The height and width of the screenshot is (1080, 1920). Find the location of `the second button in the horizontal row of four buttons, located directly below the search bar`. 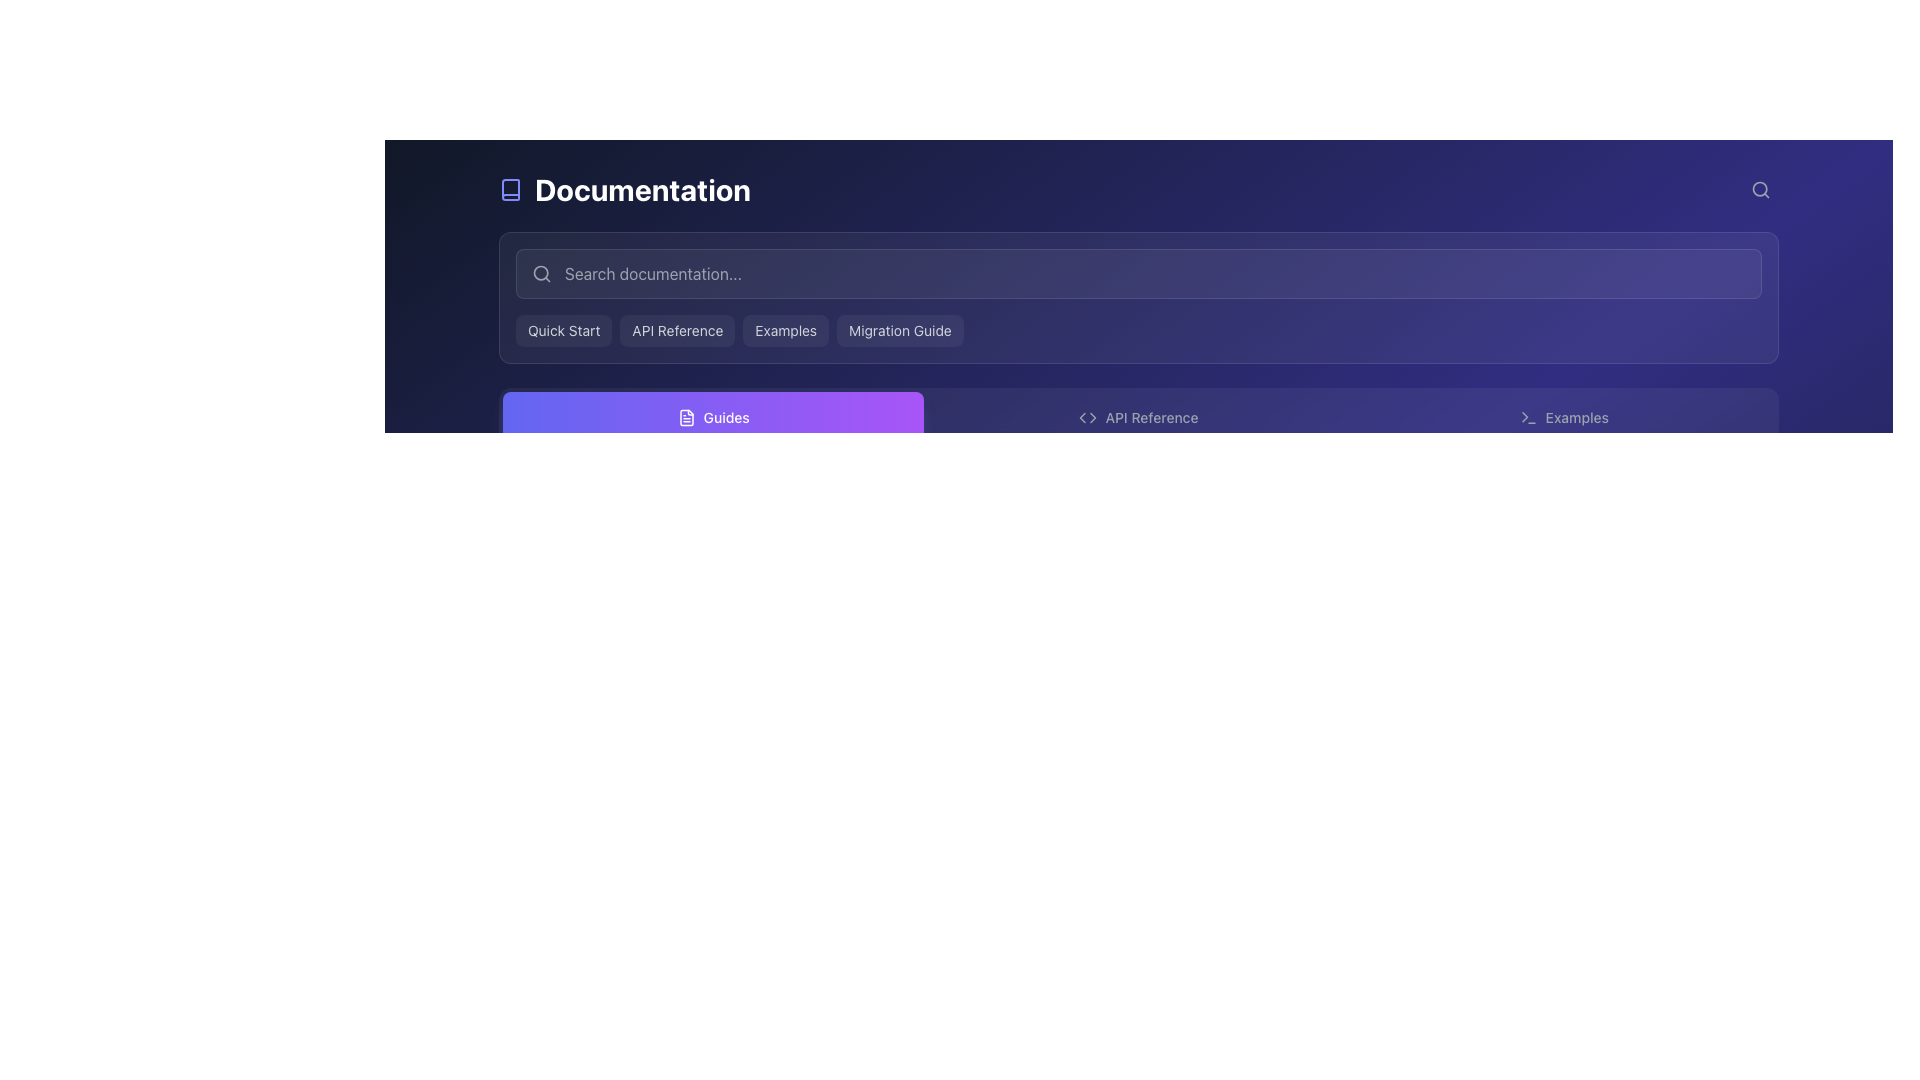

the second button in the horizontal row of four buttons, located directly below the search bar is located at coordinates (677, 330).